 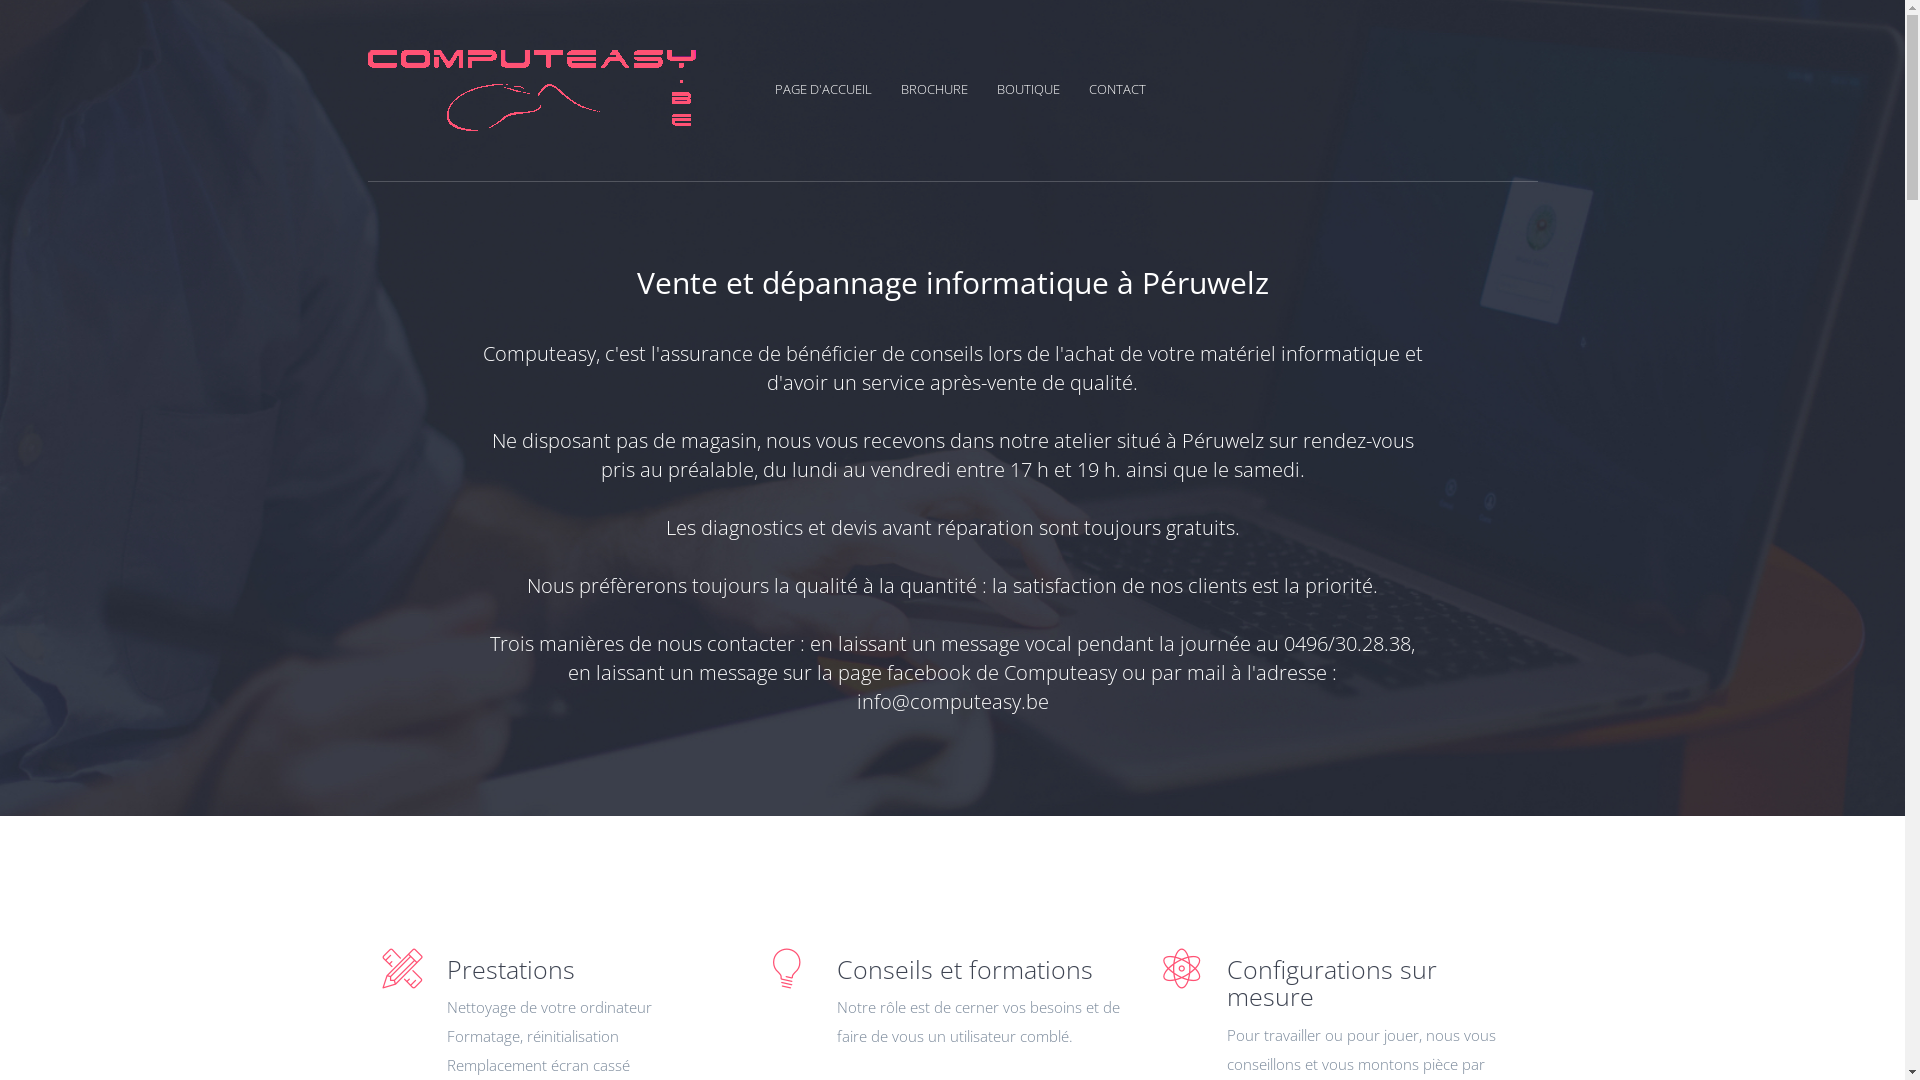 What do you see at coordinates (996, 87) in the screenshot?
I see `'BOUTIQUE'` at bounding box center [996, 87].